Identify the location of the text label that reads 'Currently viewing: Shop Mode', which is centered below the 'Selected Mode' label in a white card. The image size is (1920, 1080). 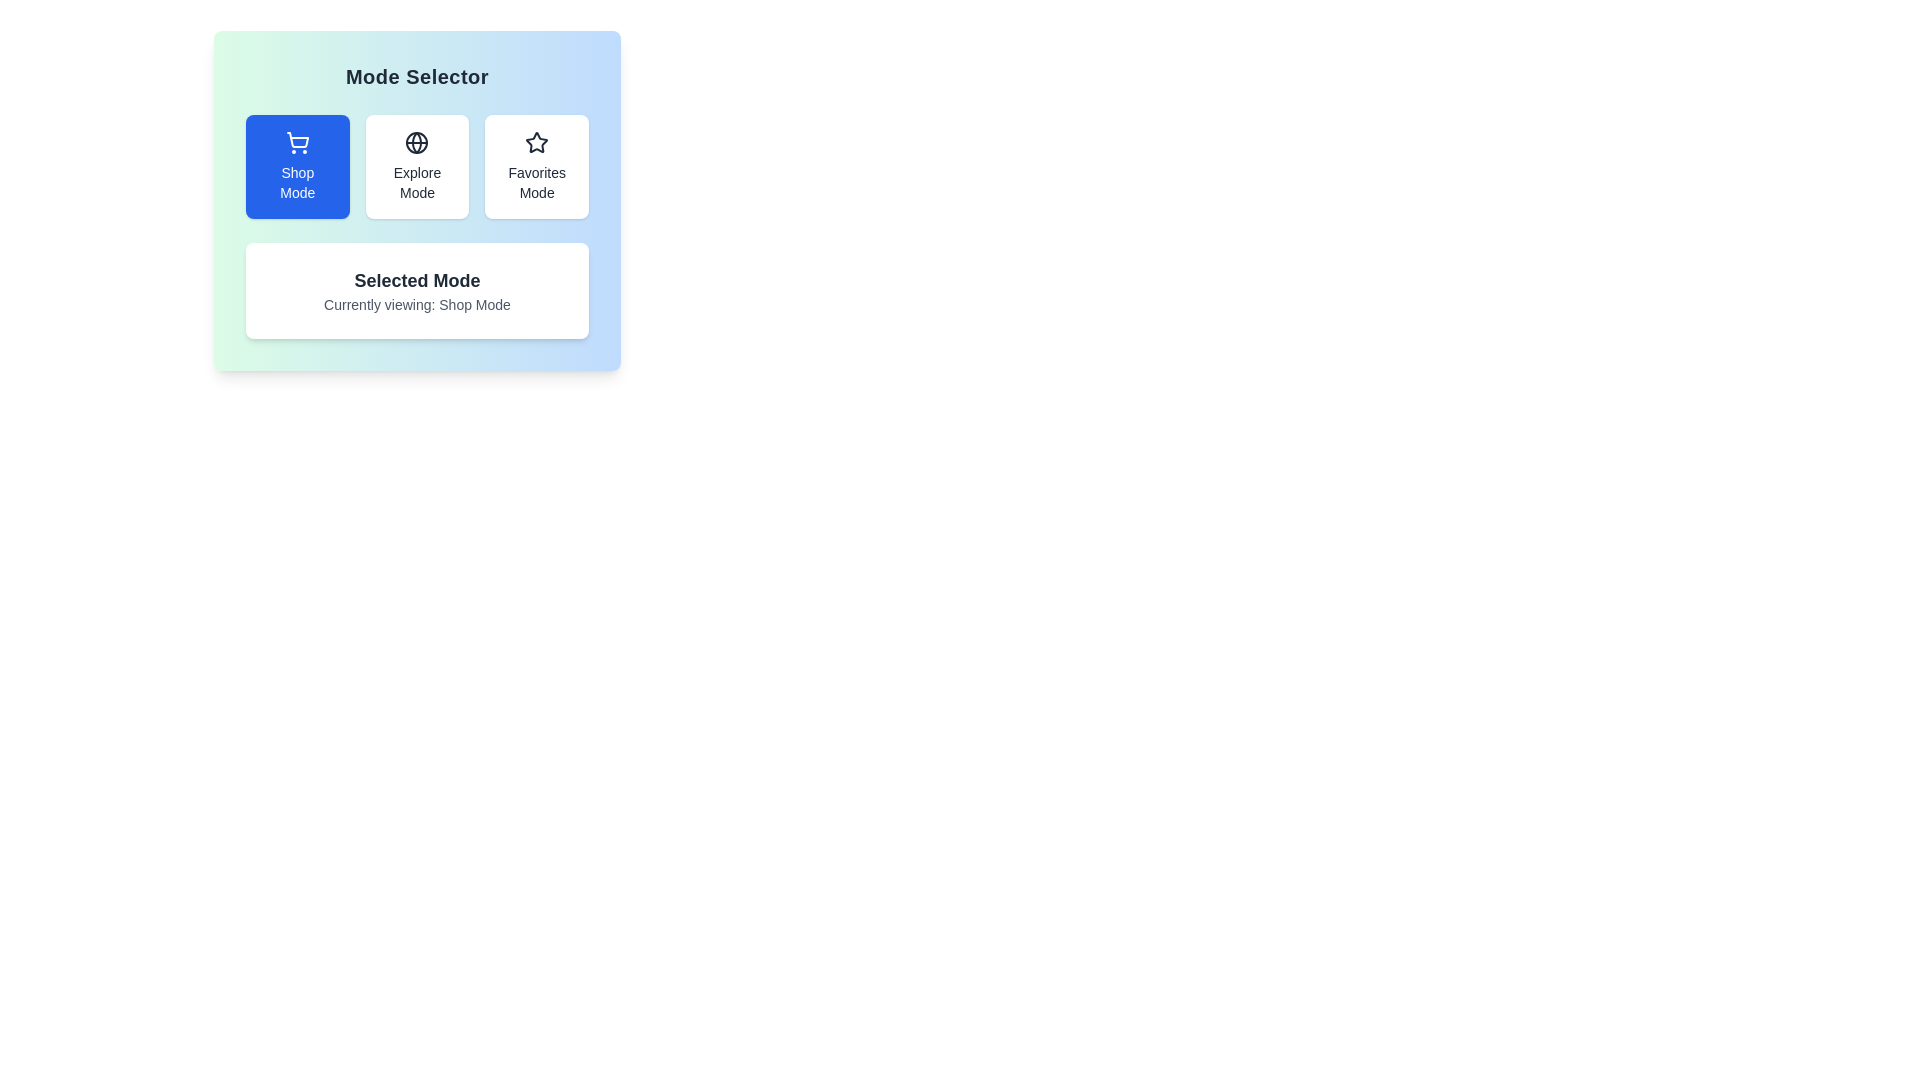
(416, 304).